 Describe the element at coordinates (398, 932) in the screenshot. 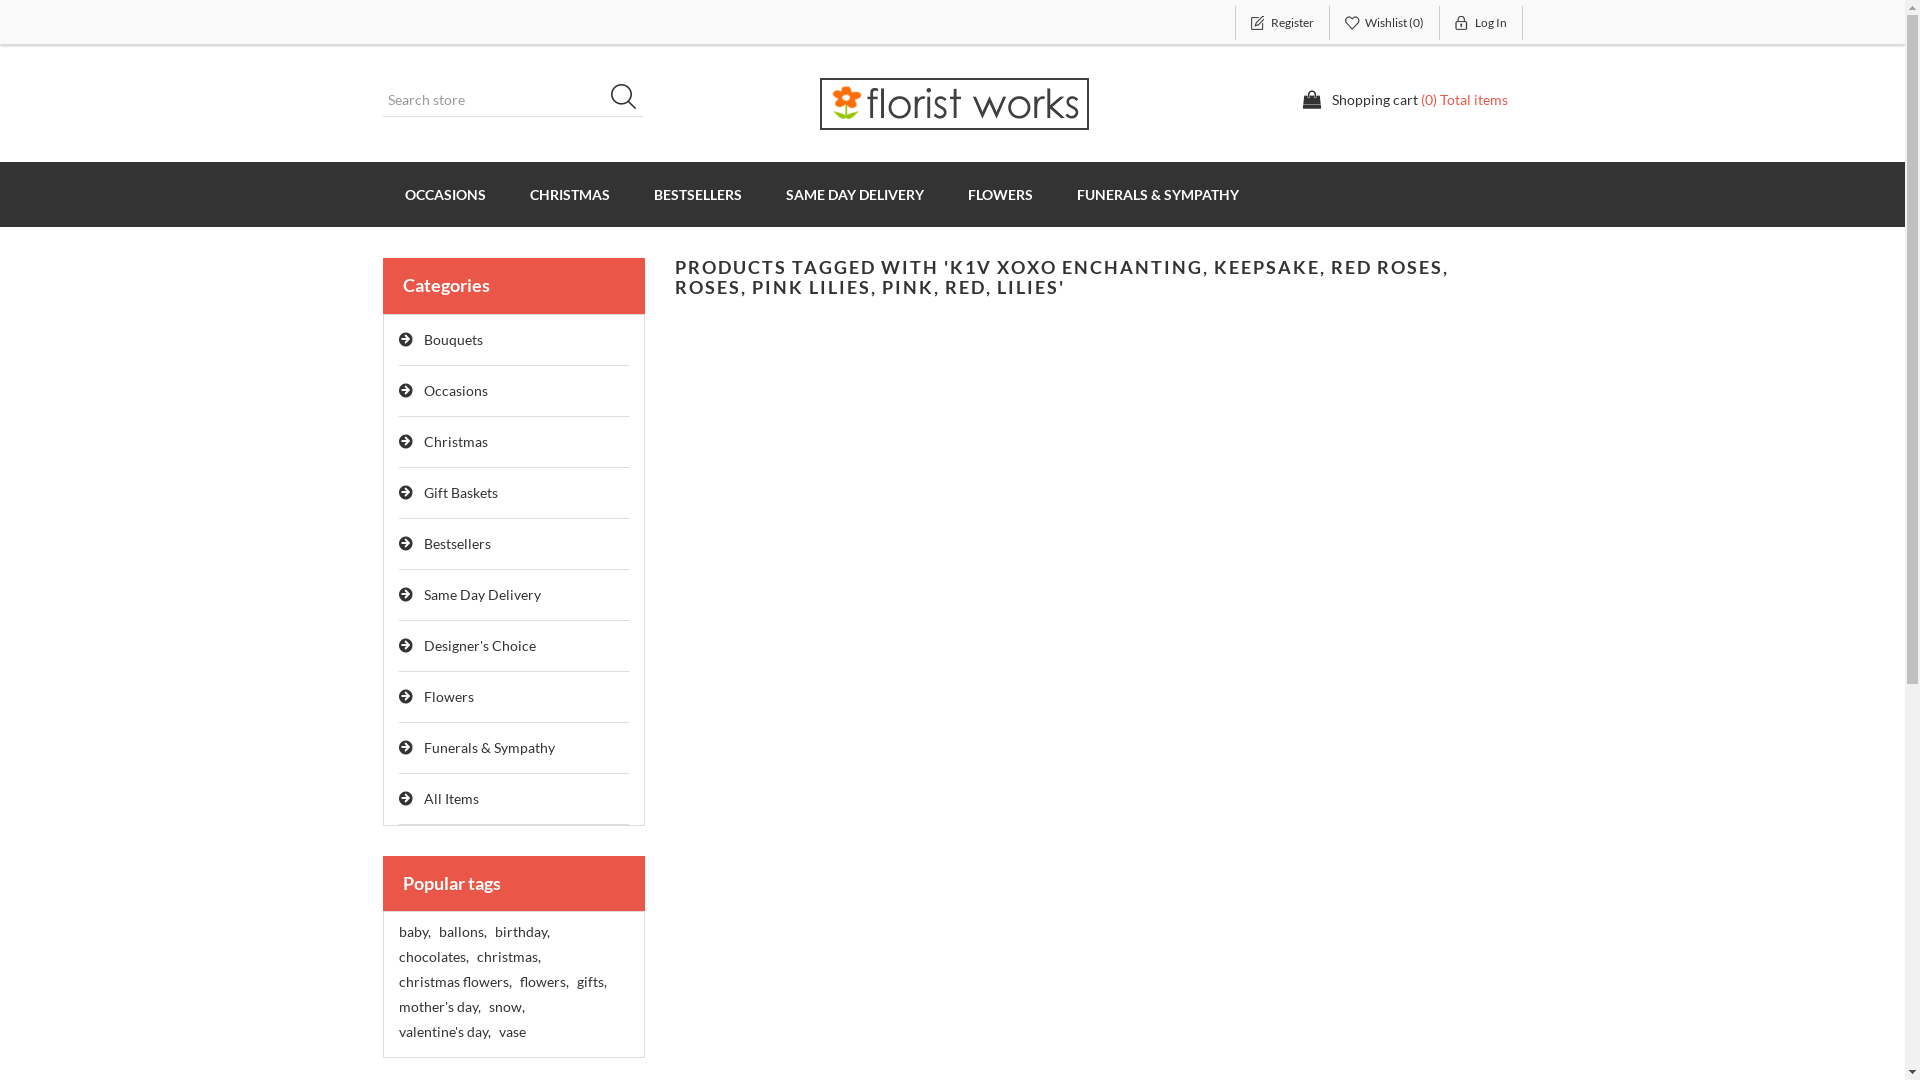

I see `'baby,'` at that location.